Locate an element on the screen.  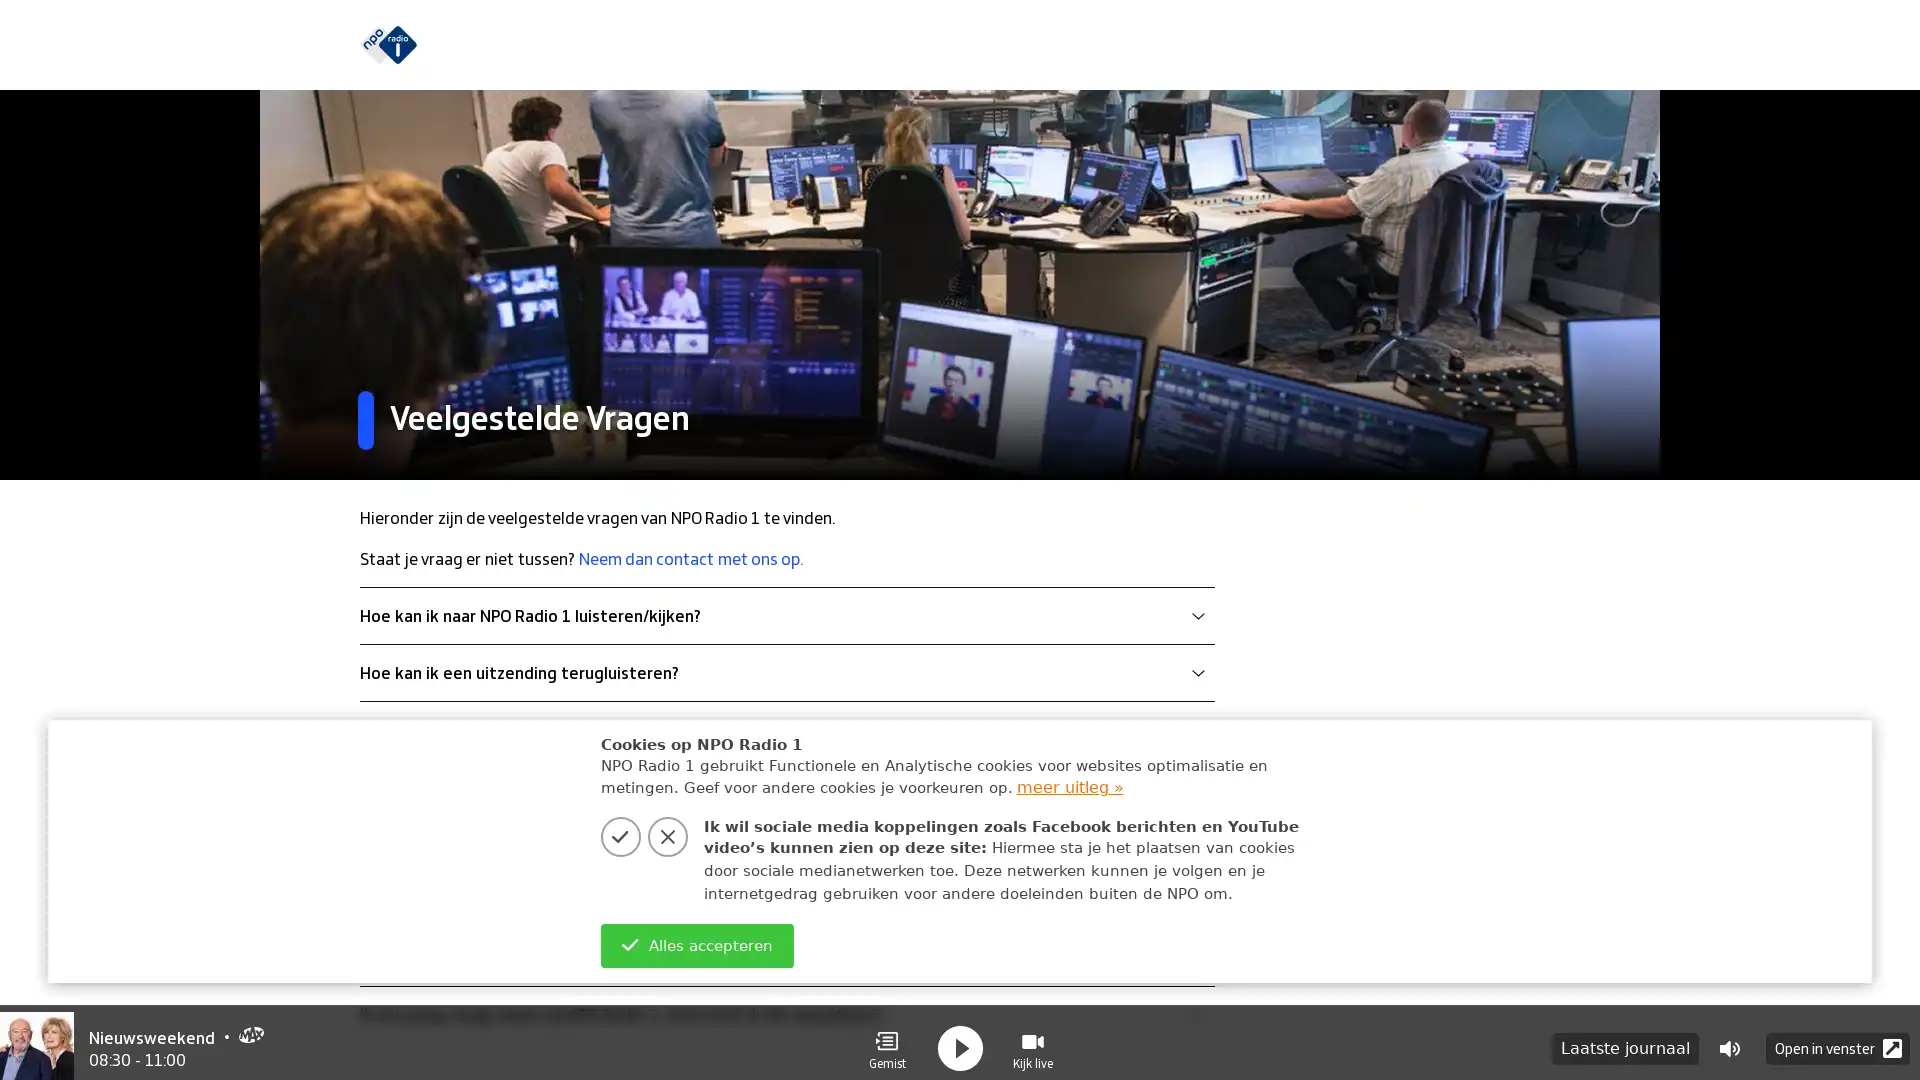
Alles accepteren is located at coordinates (696, 945).